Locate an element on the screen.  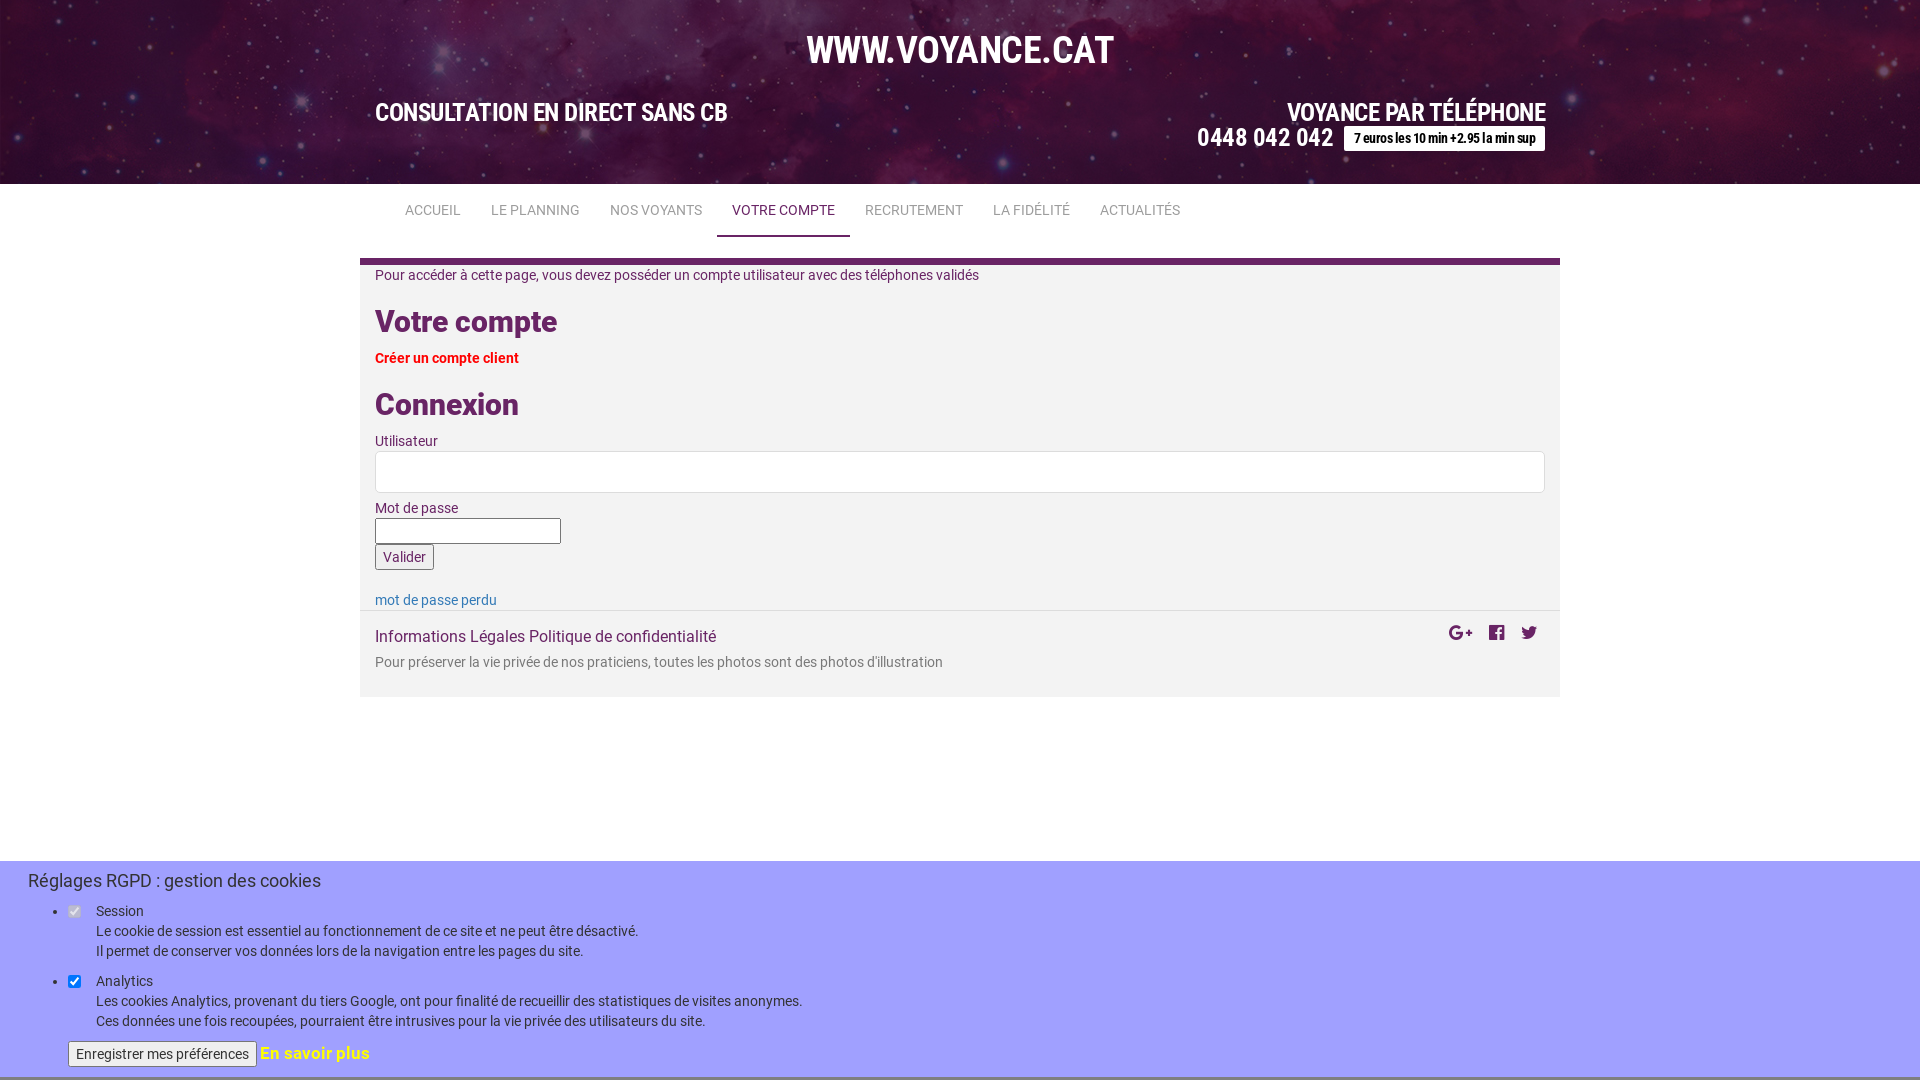
'LE PLANNING' is located at coordinates (535, 209).